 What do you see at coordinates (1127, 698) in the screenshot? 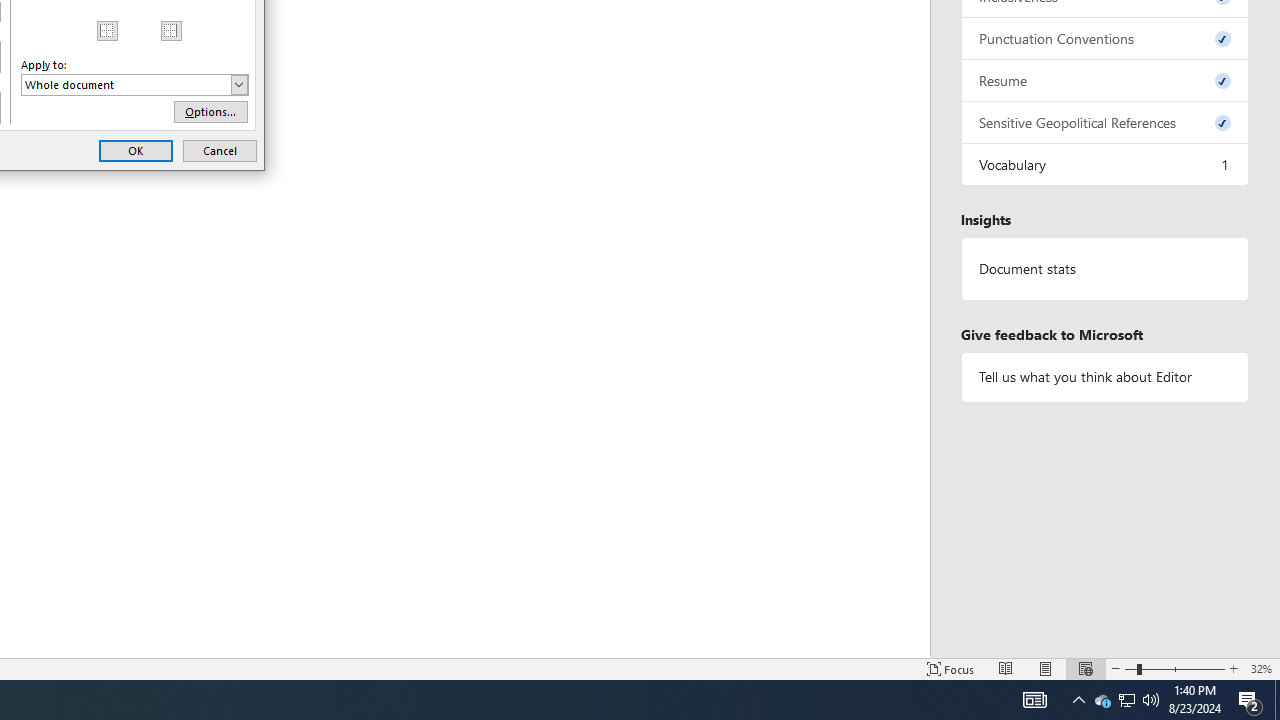
I see `'User Promoted Notification Area'` at bounding box center [1127, 698].